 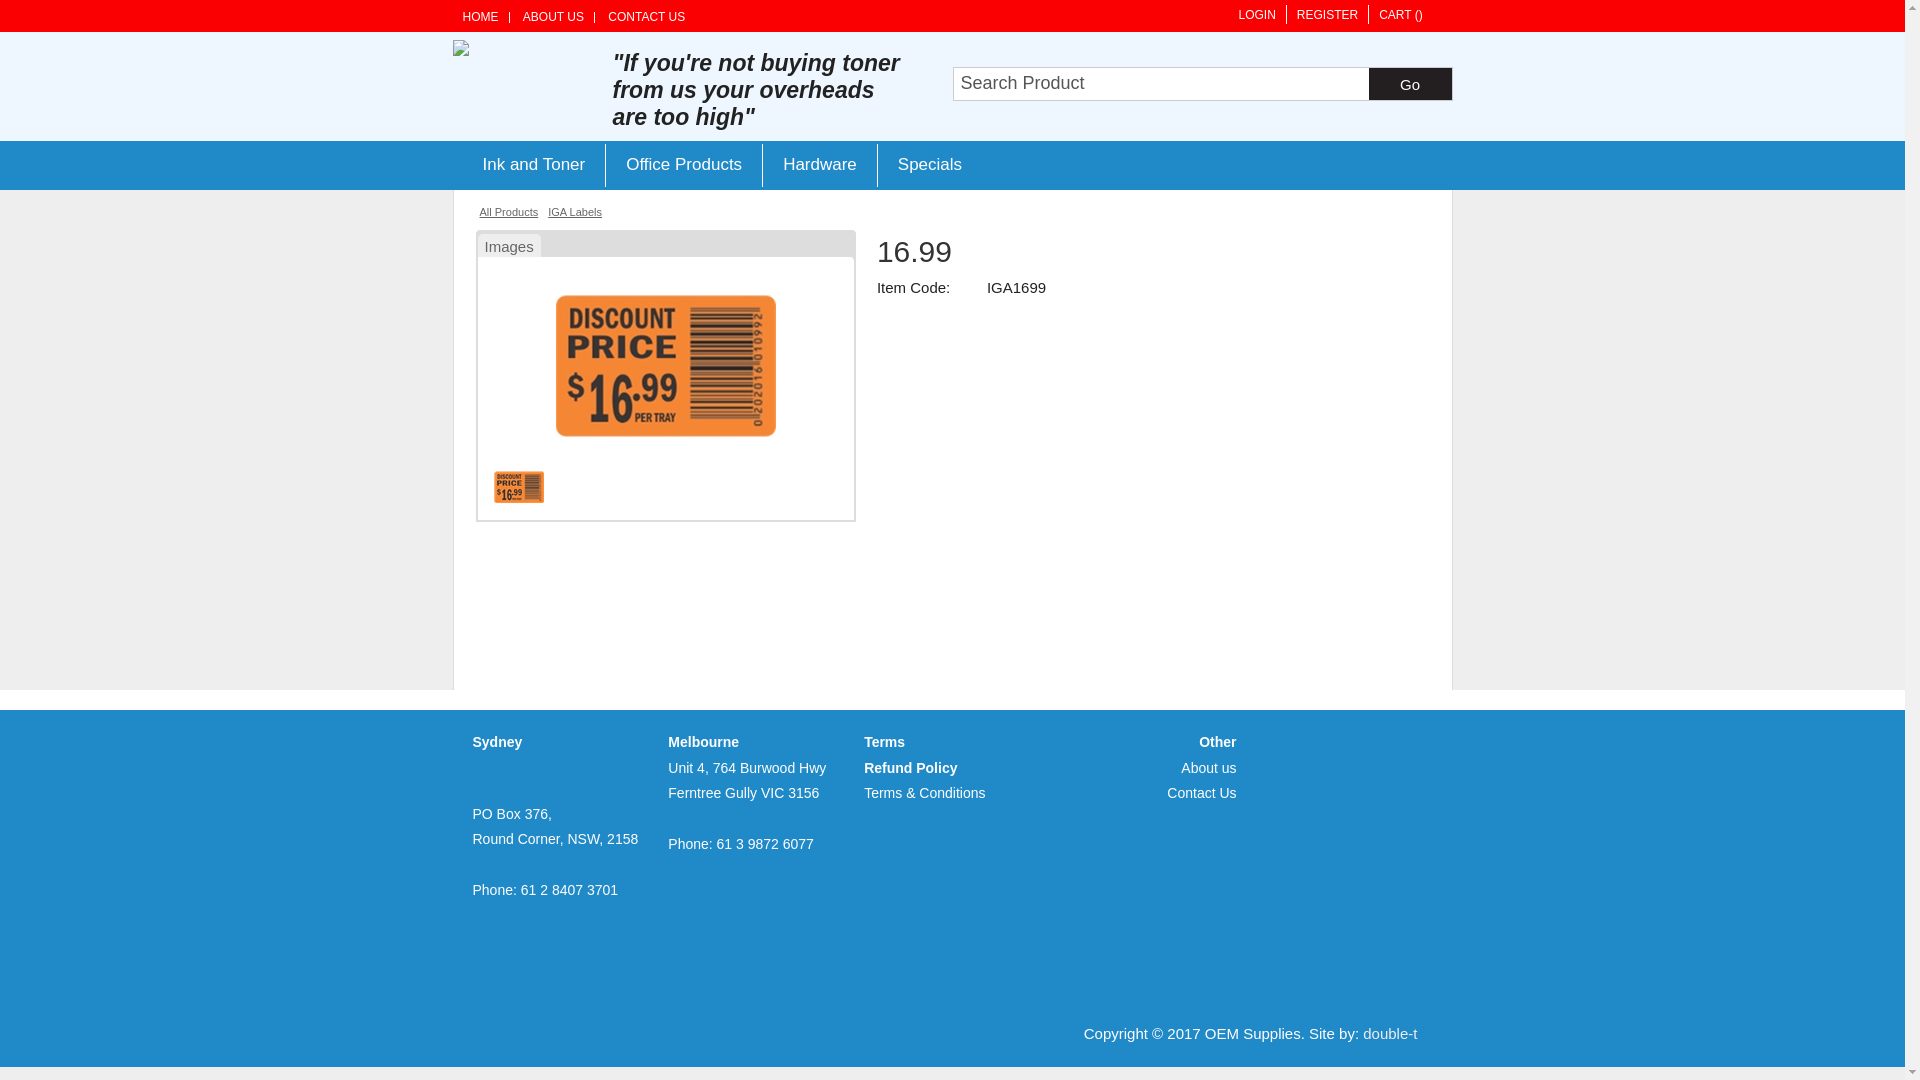 I want to click on 'ABOUT US', so click(x=553, y=17).